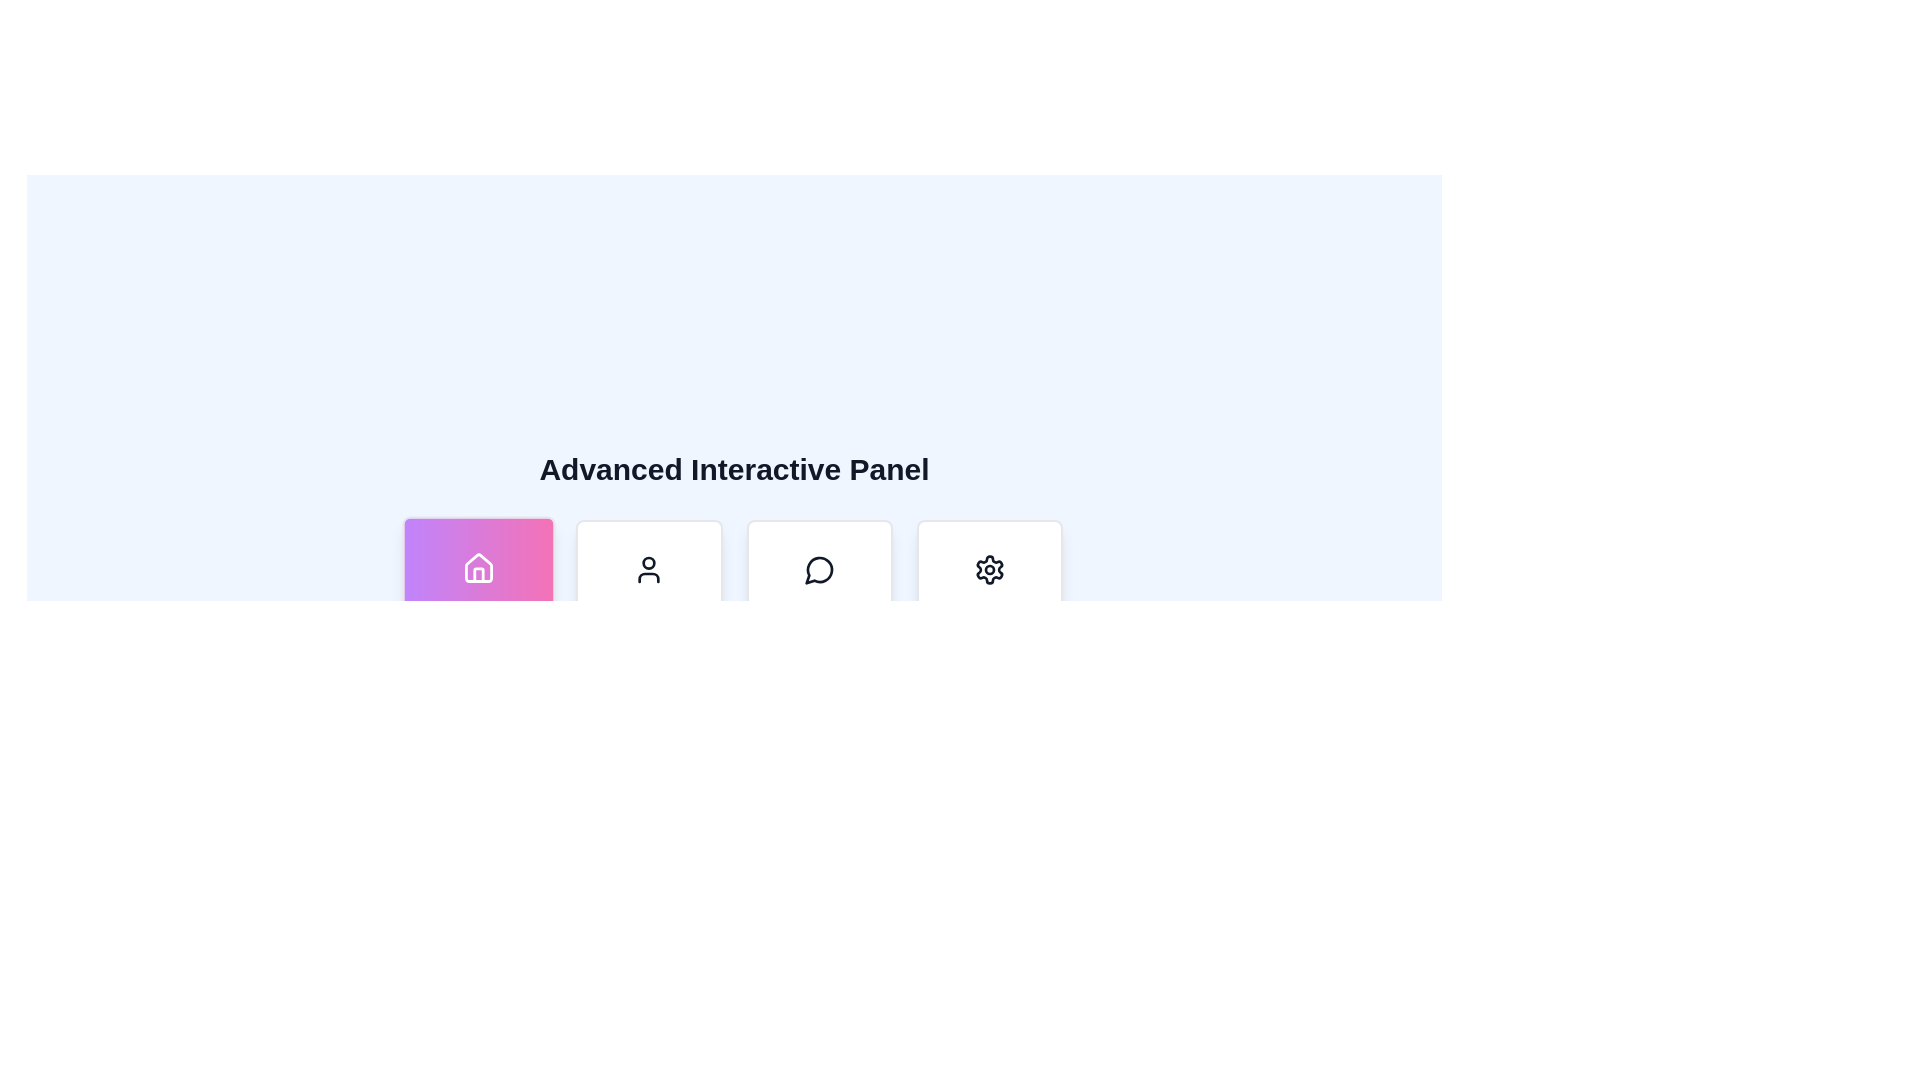 The width and height of the screenshot is (1920, 1080). I want to click on the first button in the grid, located at the top left corner, so click(478, 590).